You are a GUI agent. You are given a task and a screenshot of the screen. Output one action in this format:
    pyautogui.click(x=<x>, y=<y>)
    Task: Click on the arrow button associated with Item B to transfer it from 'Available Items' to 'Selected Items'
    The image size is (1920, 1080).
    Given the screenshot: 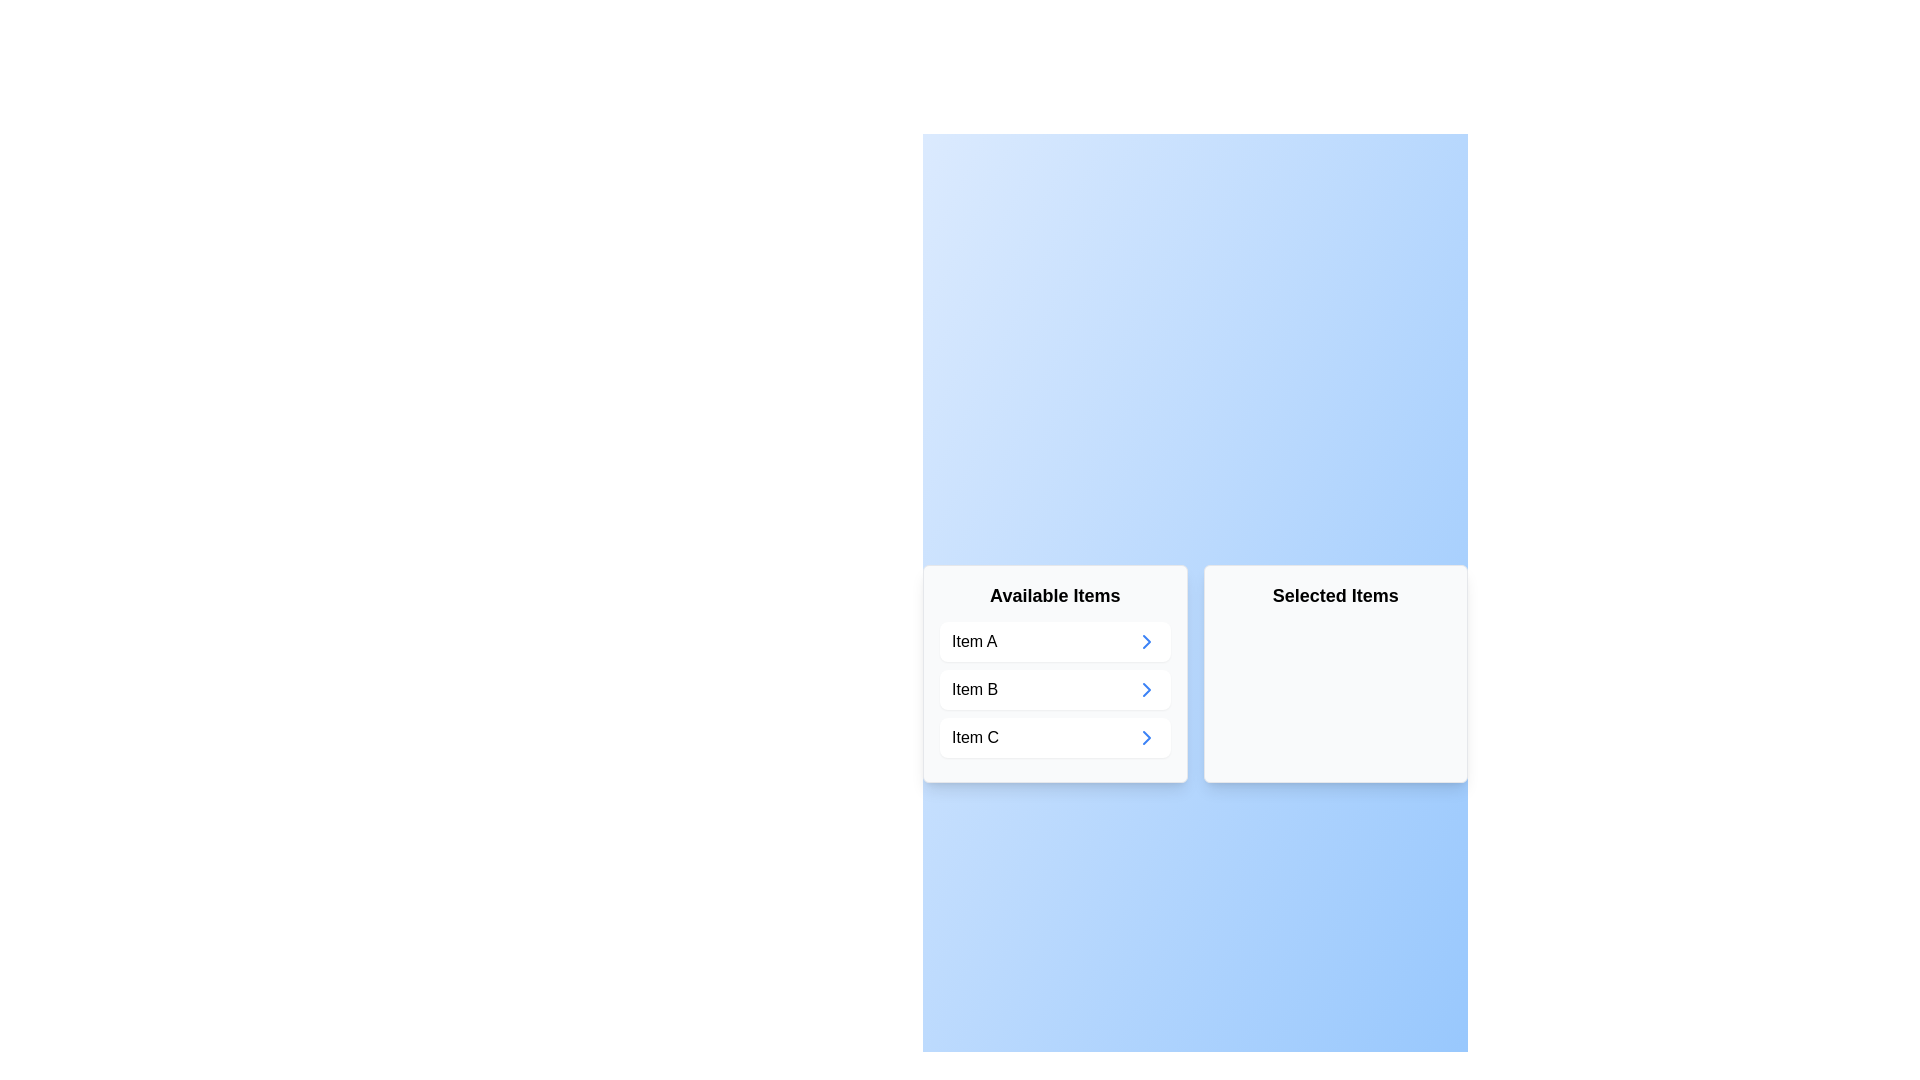 What is the action you would take?
    pyautogui.click(x=1146, y=689)
    